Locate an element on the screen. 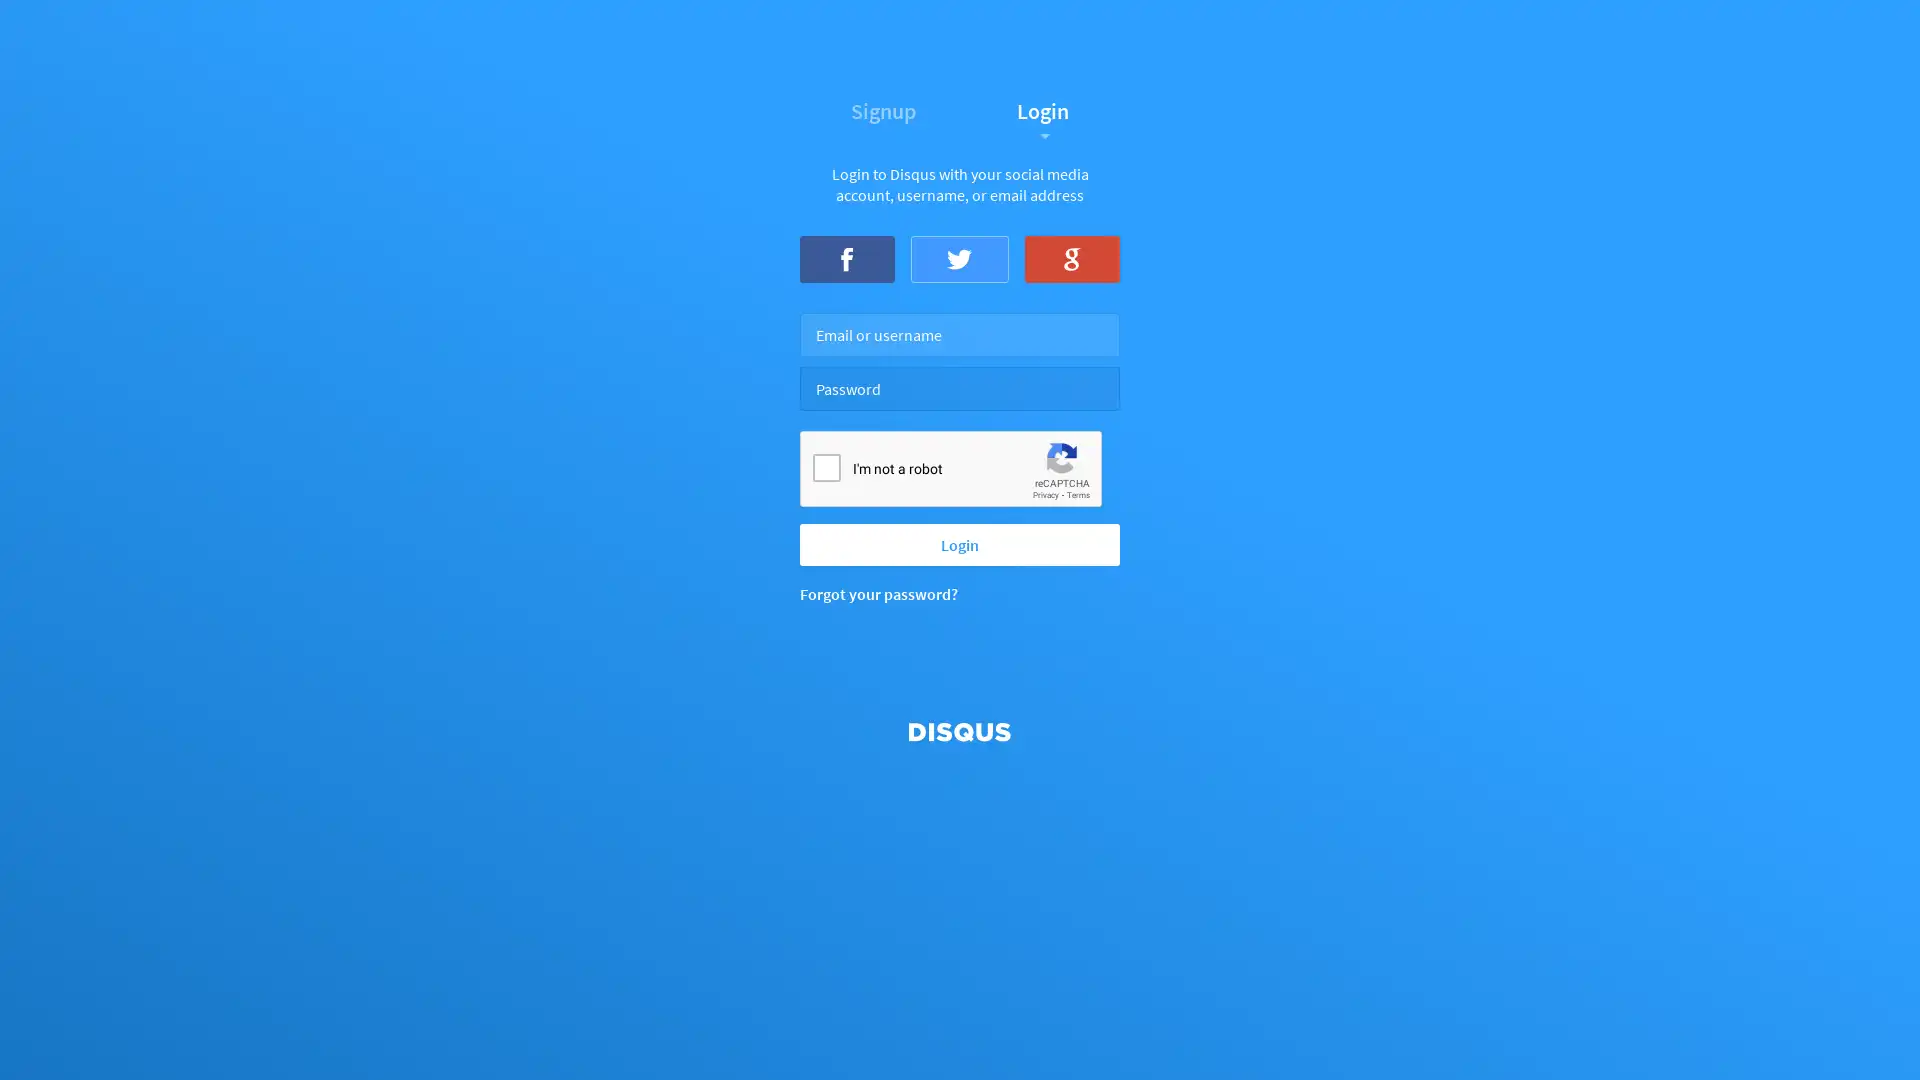 The width and height of the screenshot is (1920, 1080). Google is located at coordinates (1070, 257).